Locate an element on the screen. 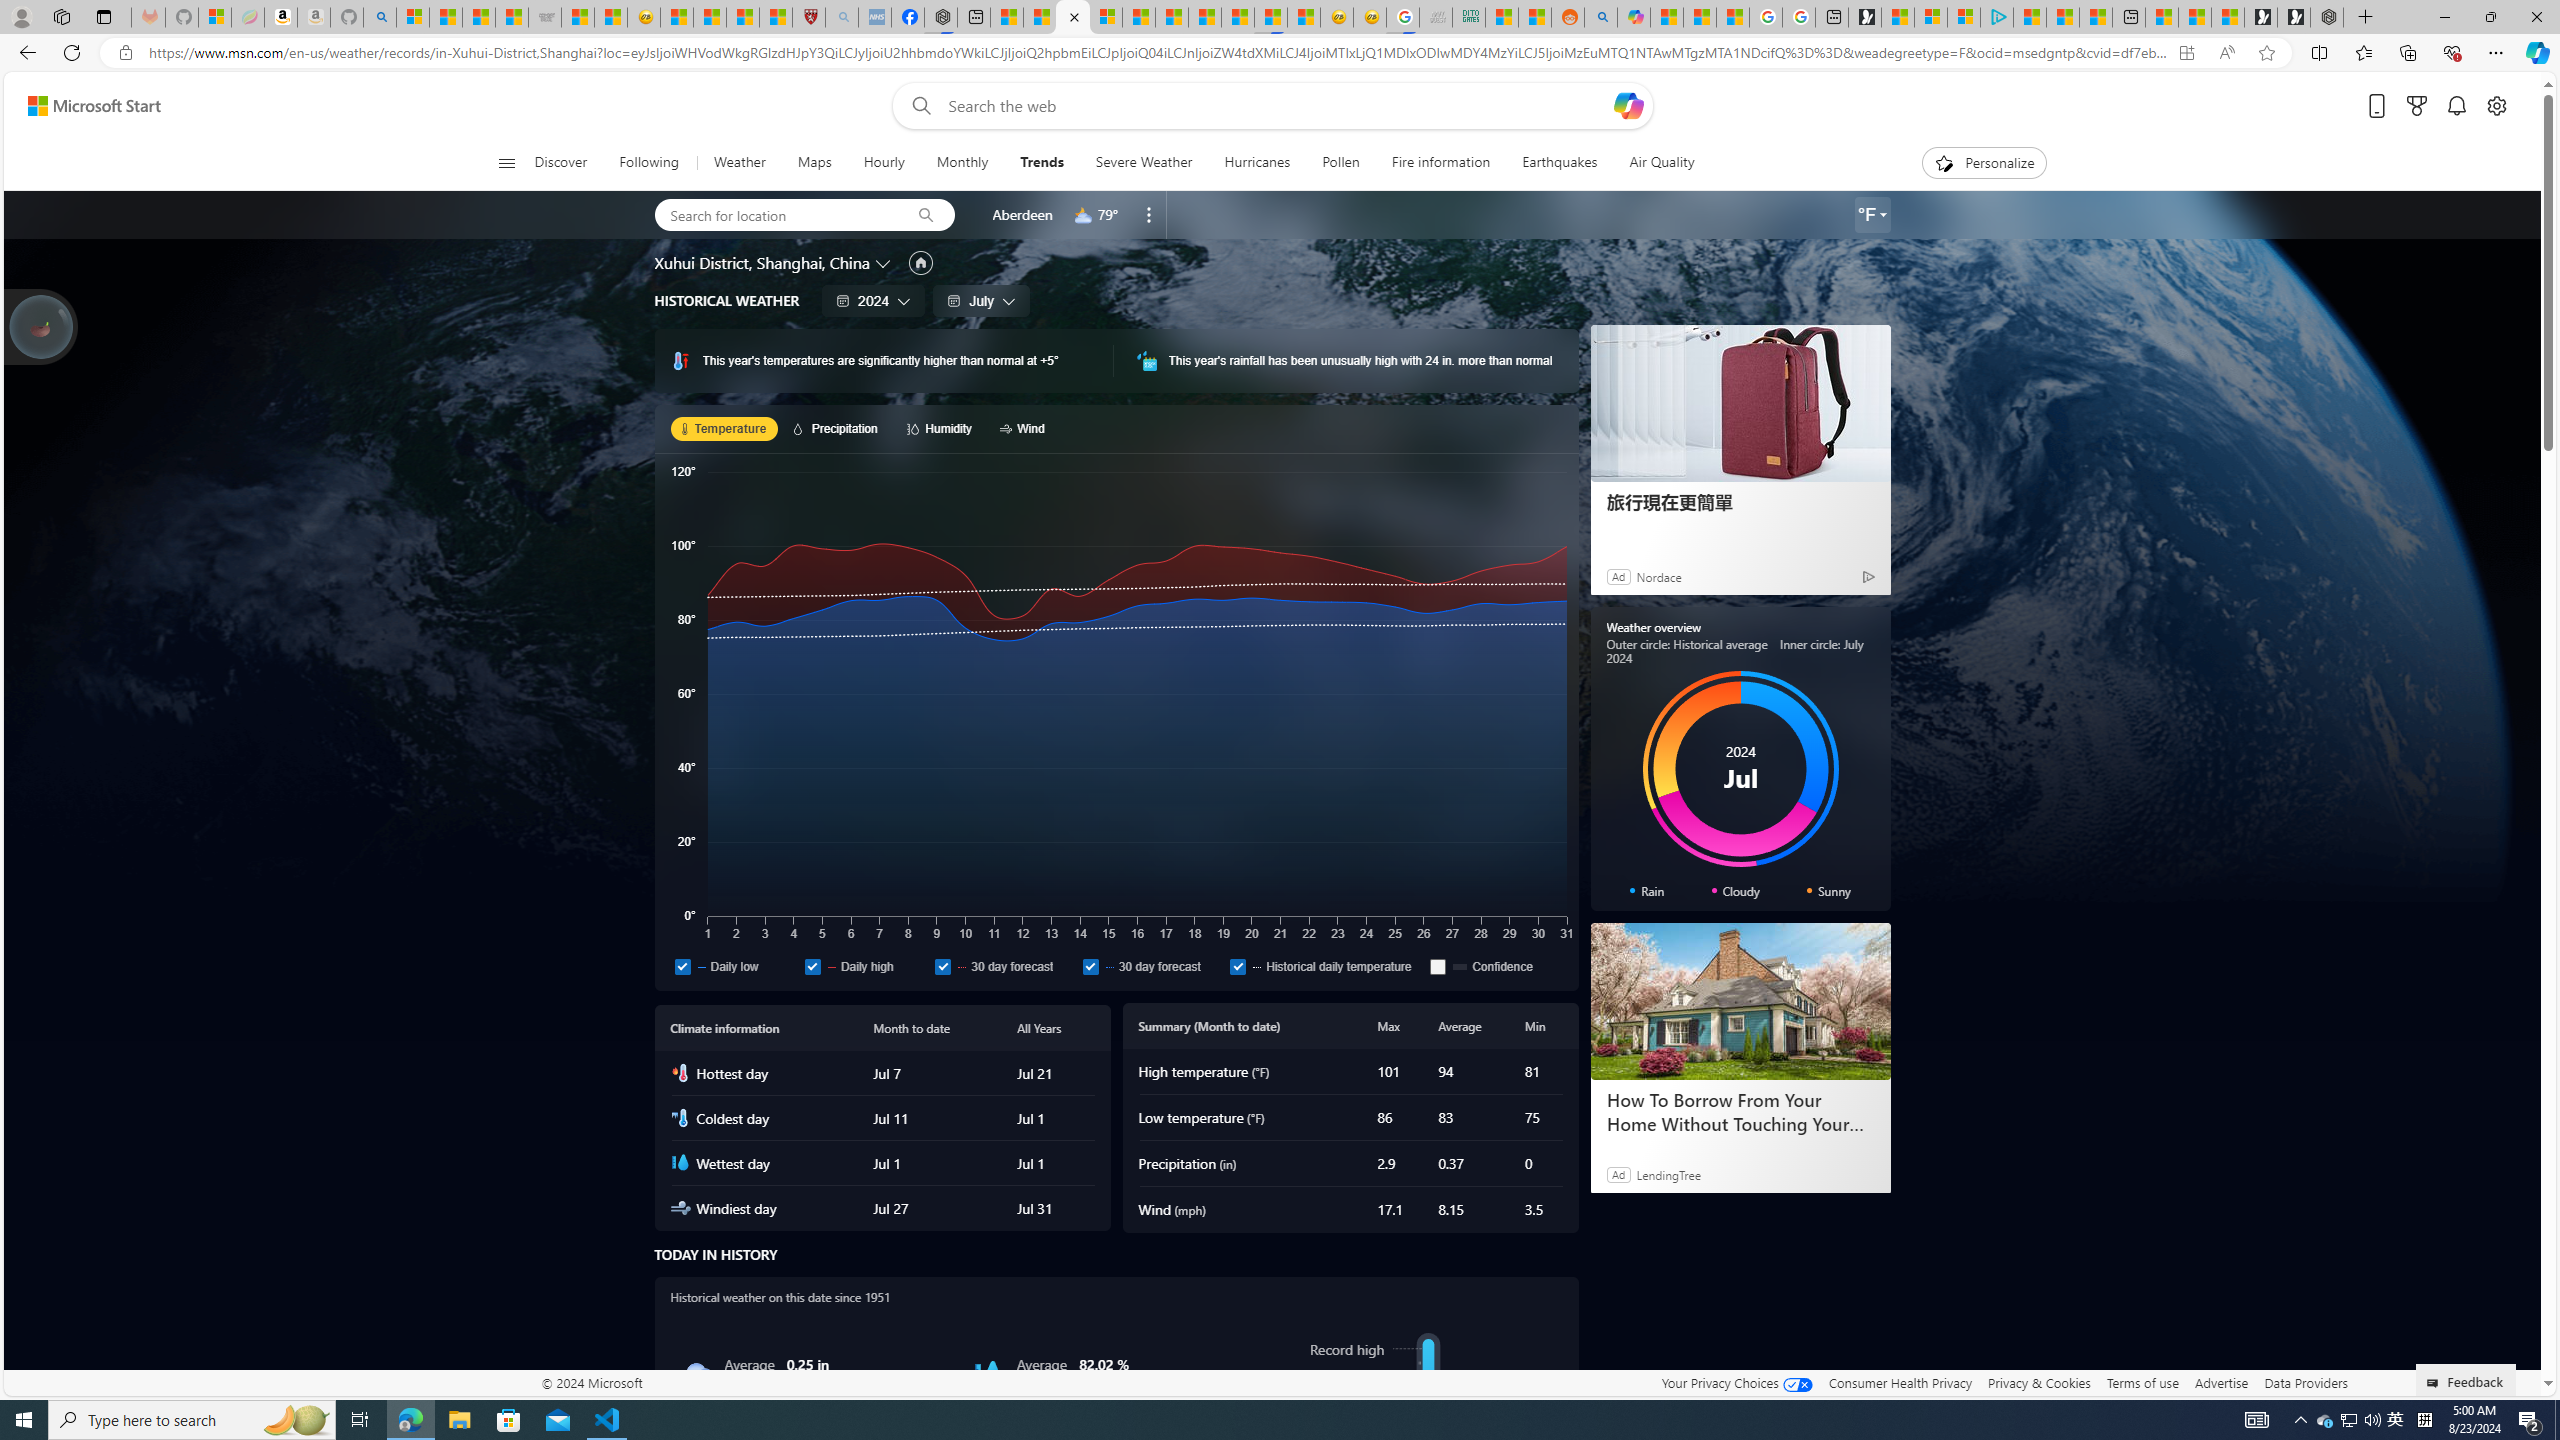 The height and width of the screenshot is (1440, 2560). '2024' is located at coordinates (873, 299).